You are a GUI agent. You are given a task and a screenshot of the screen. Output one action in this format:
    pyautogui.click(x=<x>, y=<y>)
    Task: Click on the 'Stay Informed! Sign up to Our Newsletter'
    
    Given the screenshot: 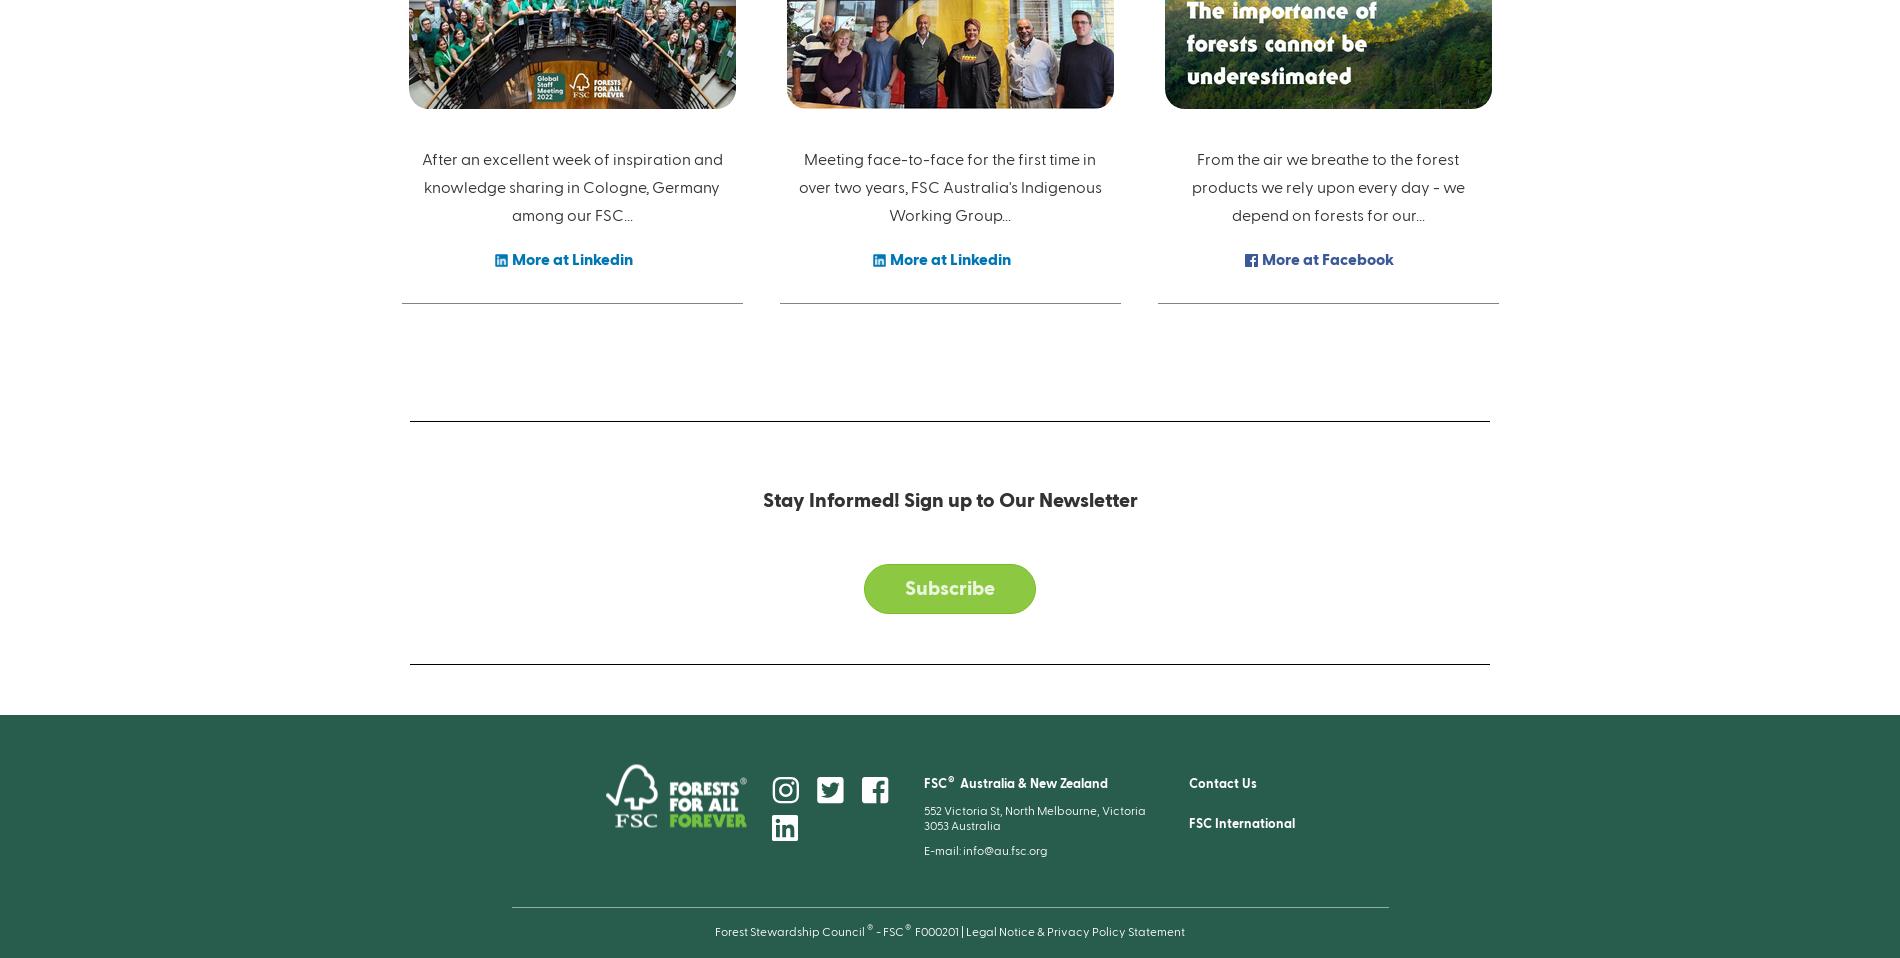 What is the action you would take?
    pyautogui.click(x=948, y=498)
    